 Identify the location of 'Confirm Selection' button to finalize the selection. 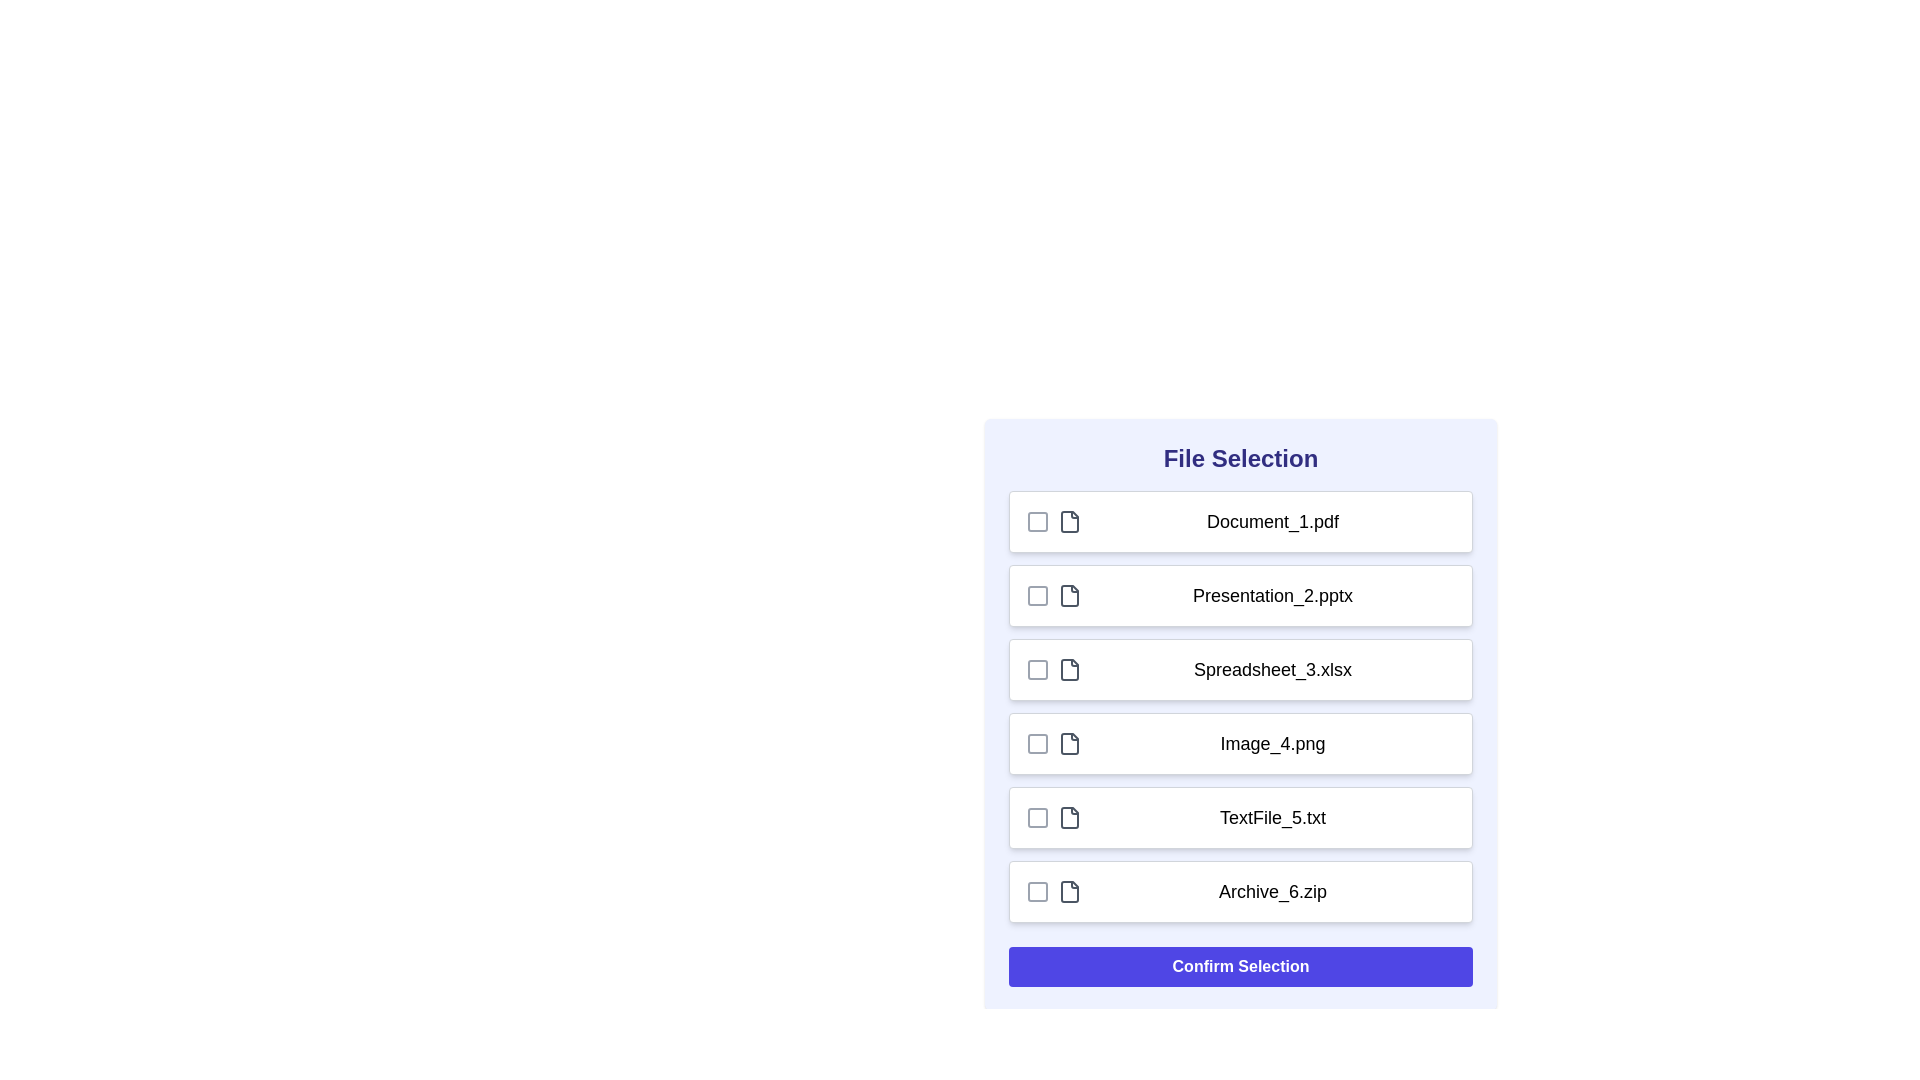
(1240, 966).